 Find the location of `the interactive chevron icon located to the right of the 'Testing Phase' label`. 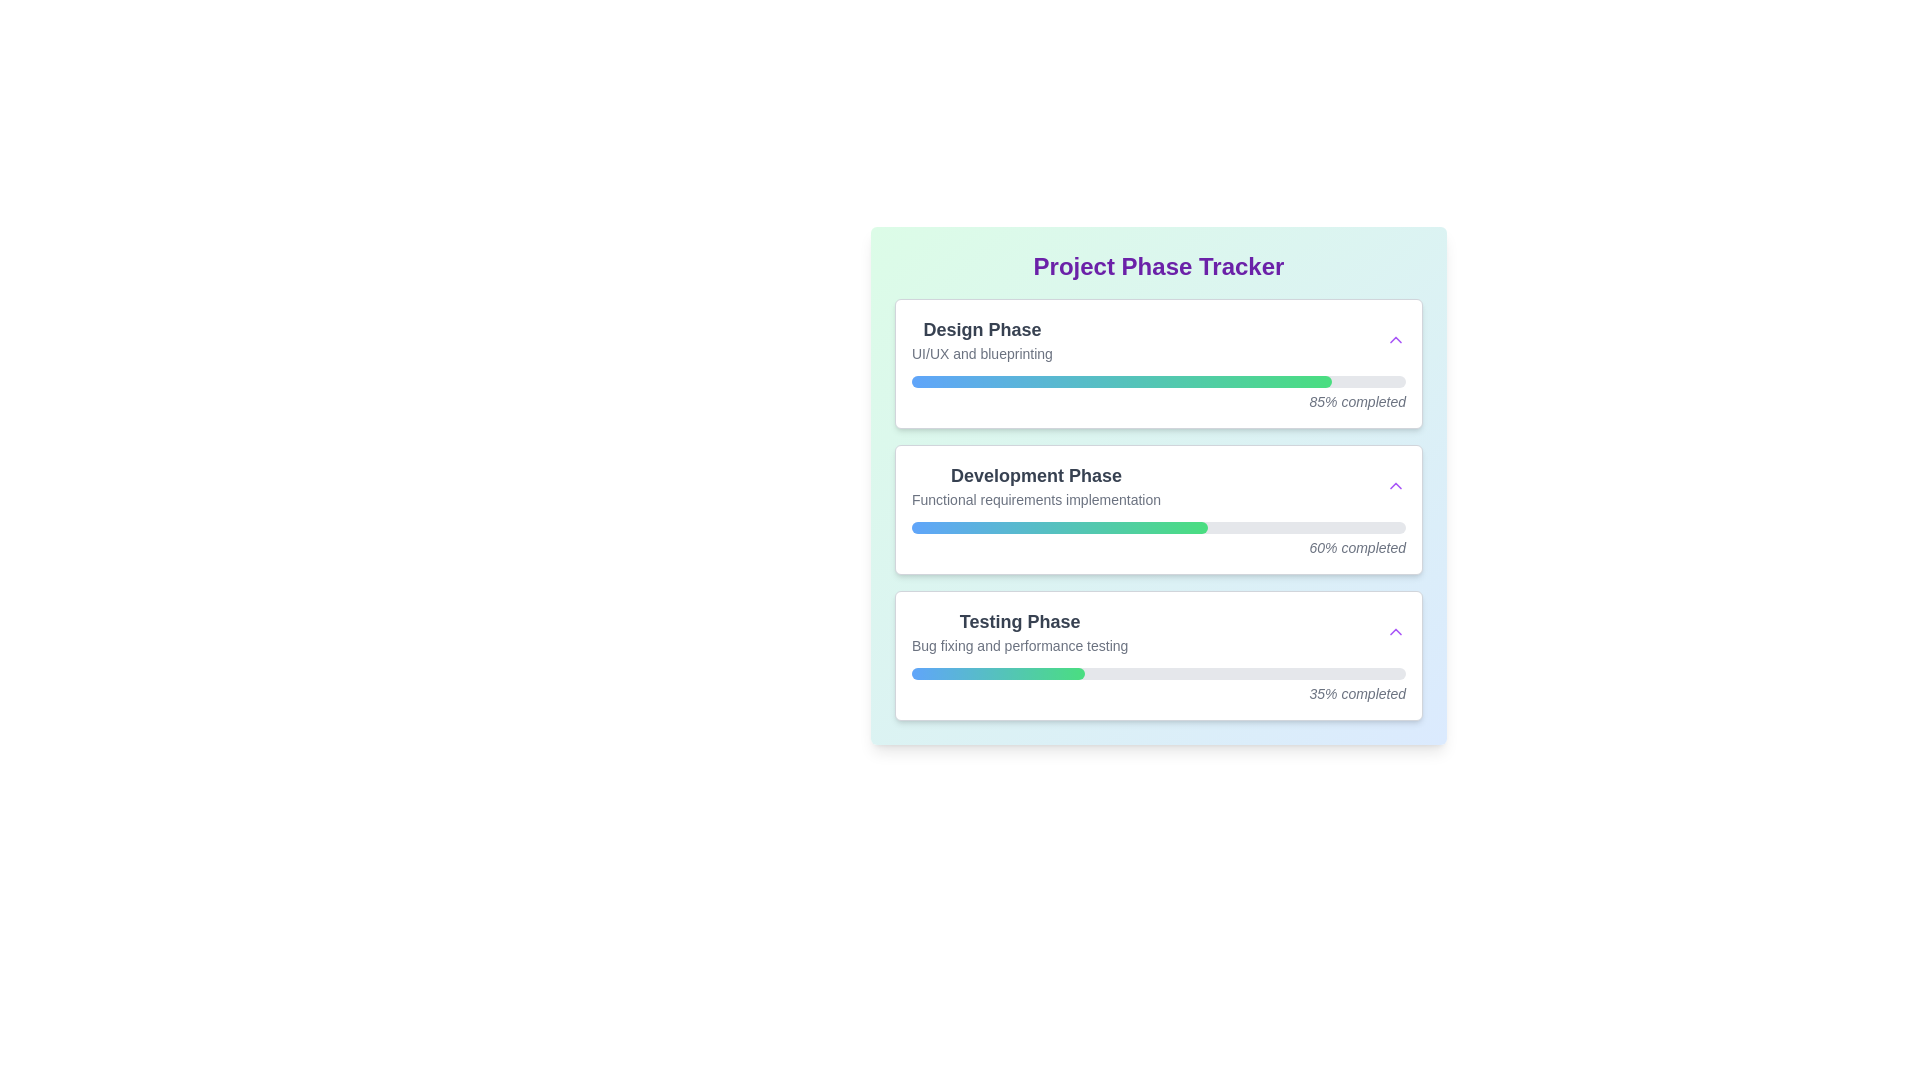

the interactive chevron icon located to the right of the 'Testing Phase' label is located at coordinates (1395, 632).